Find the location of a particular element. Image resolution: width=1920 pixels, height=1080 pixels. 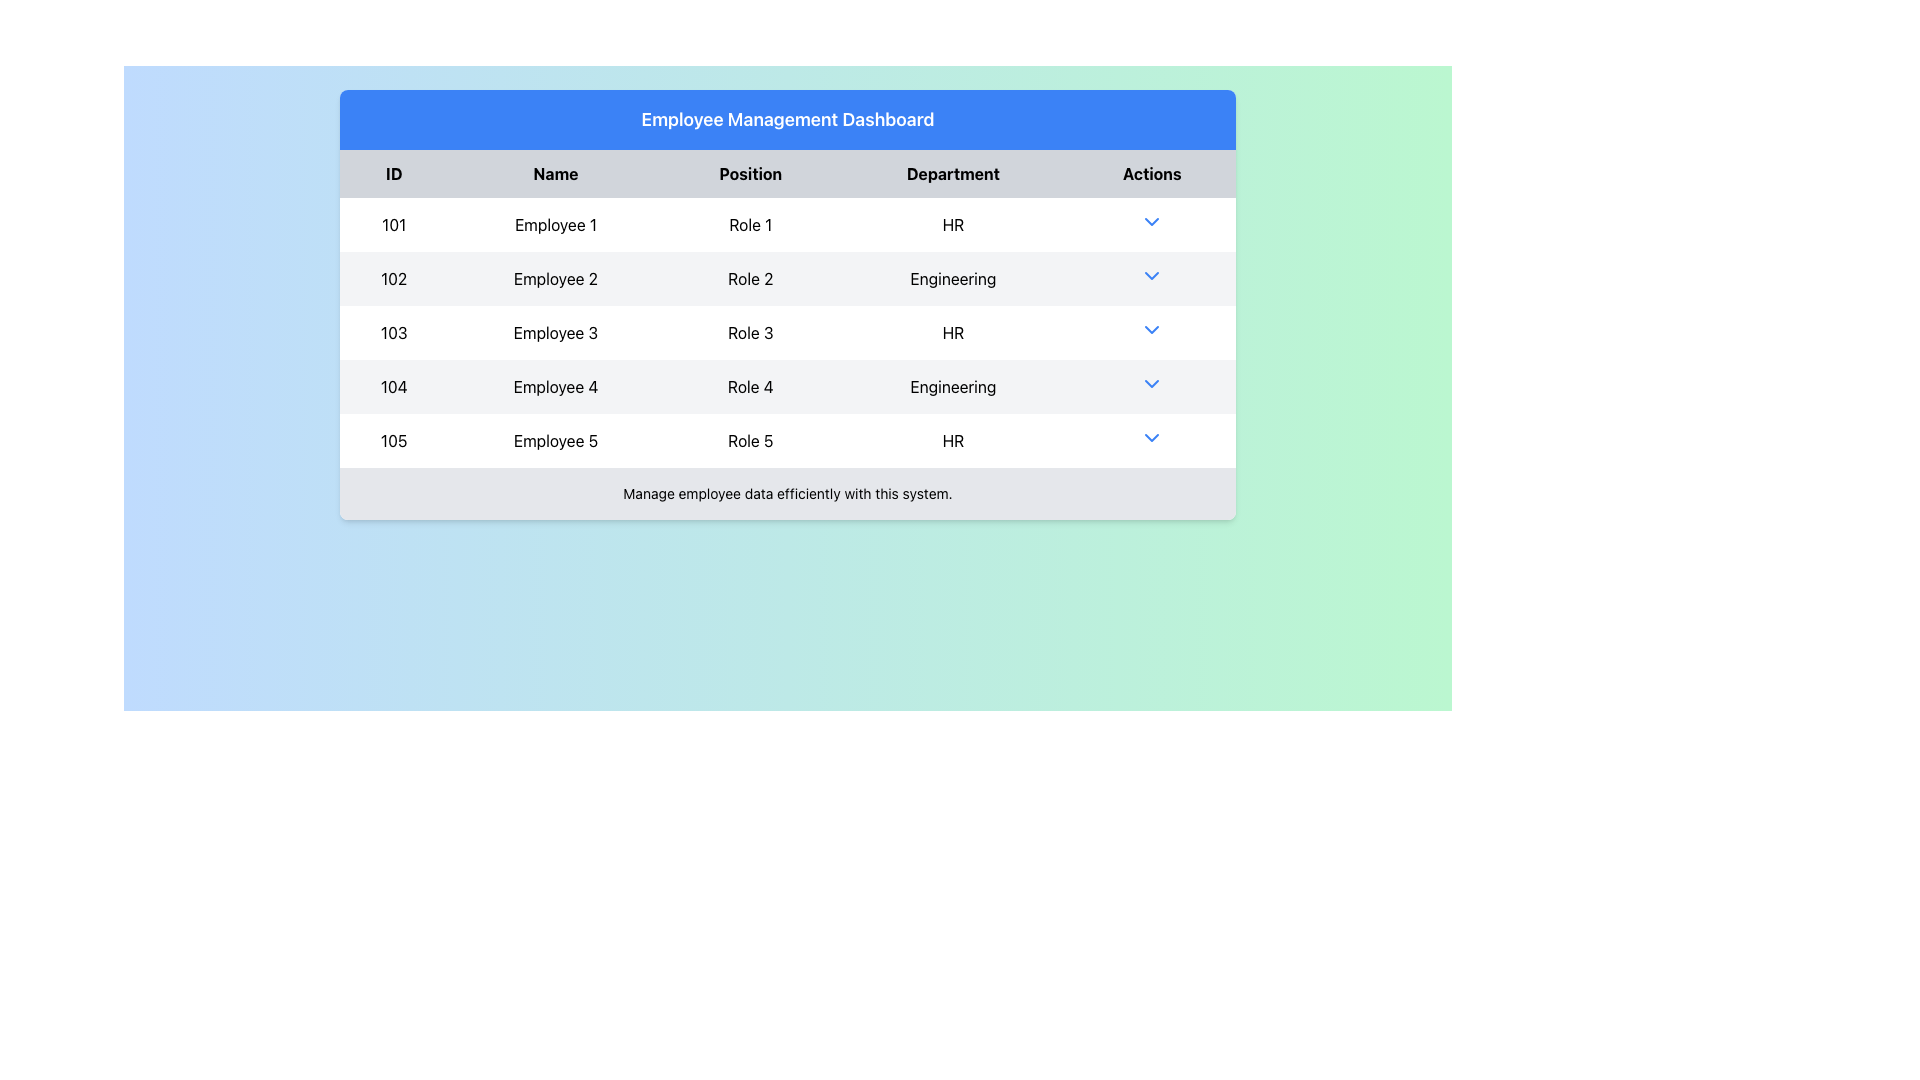

the text label displaying 'Role 1' in the 'Position' column of the Employee Management Dashboard table is located at coordinates (749, 224).